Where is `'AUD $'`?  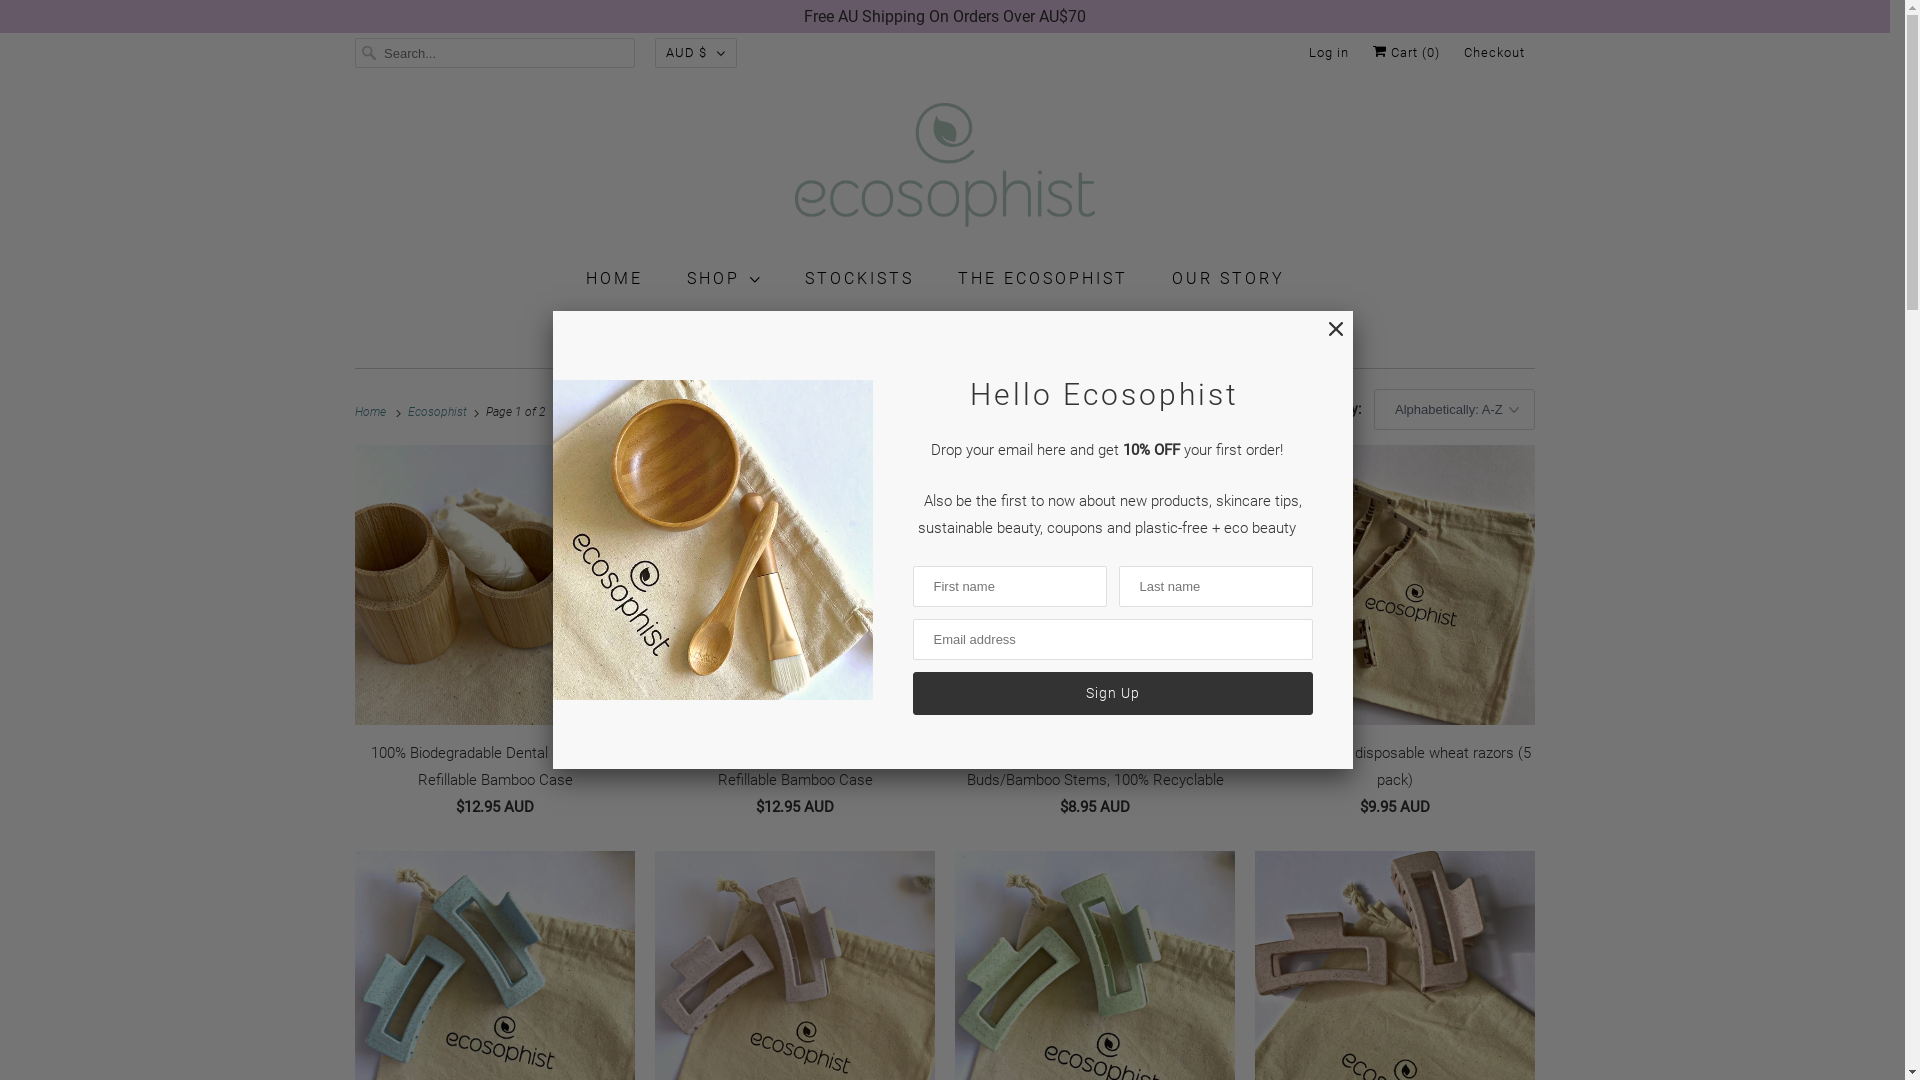
'AUD $' is located at coordinates (654, 52).